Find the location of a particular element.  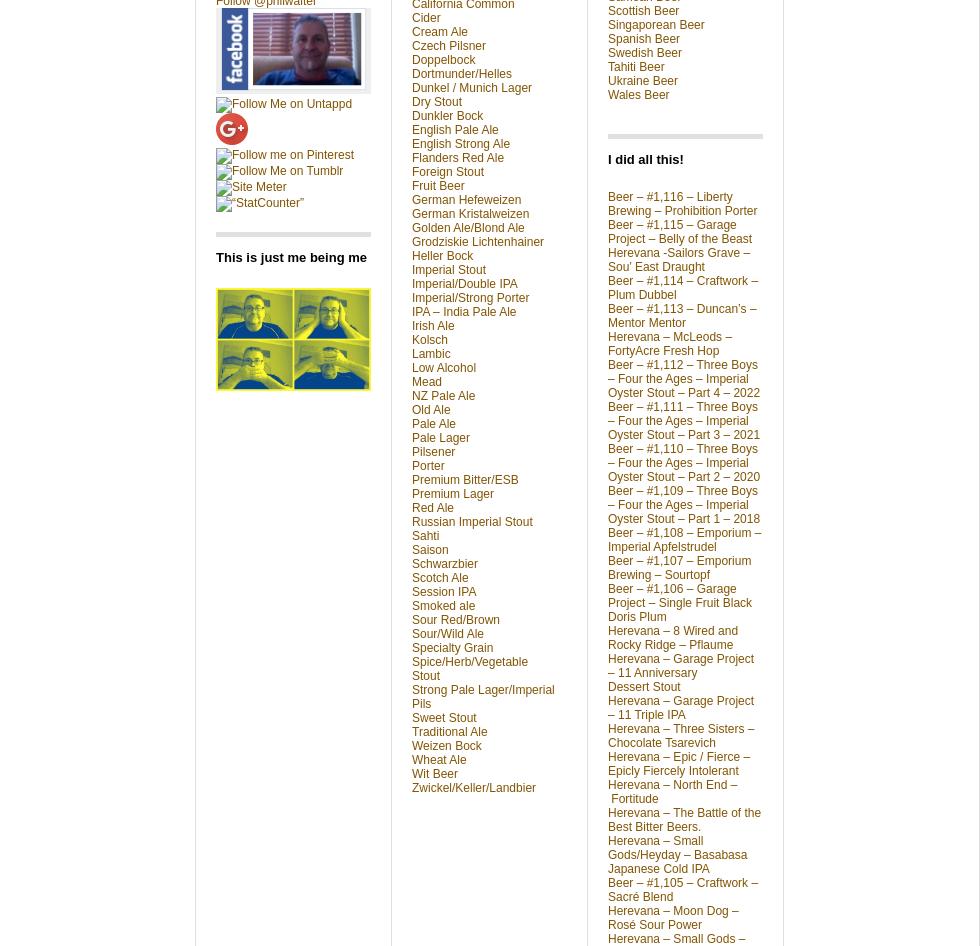

'Sour Red/Brown' is located at coordinates (455, 619).